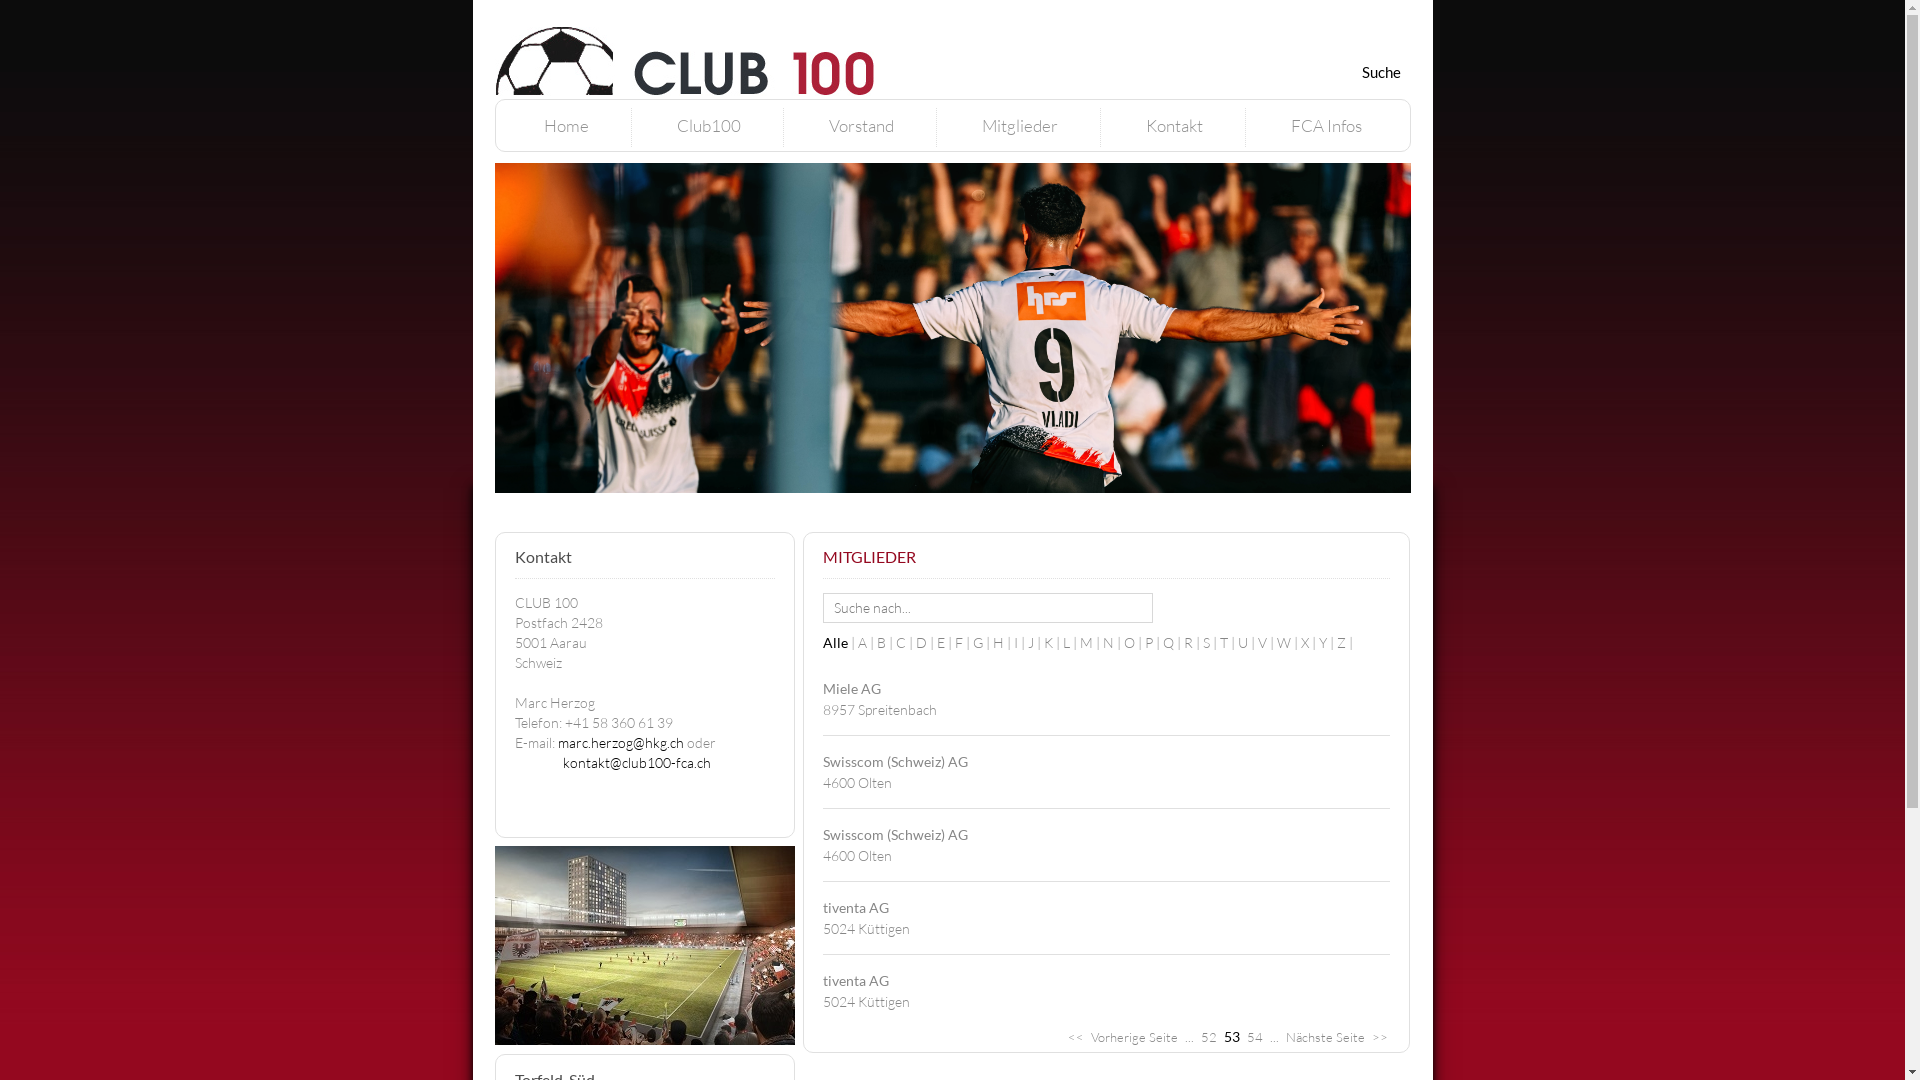 The width and height of the screenshot is (1920, 1080). What do you see at coordinates (1207, 1036) in the screenshot?
I see `'52'` at bounding box center [1207, 1036].